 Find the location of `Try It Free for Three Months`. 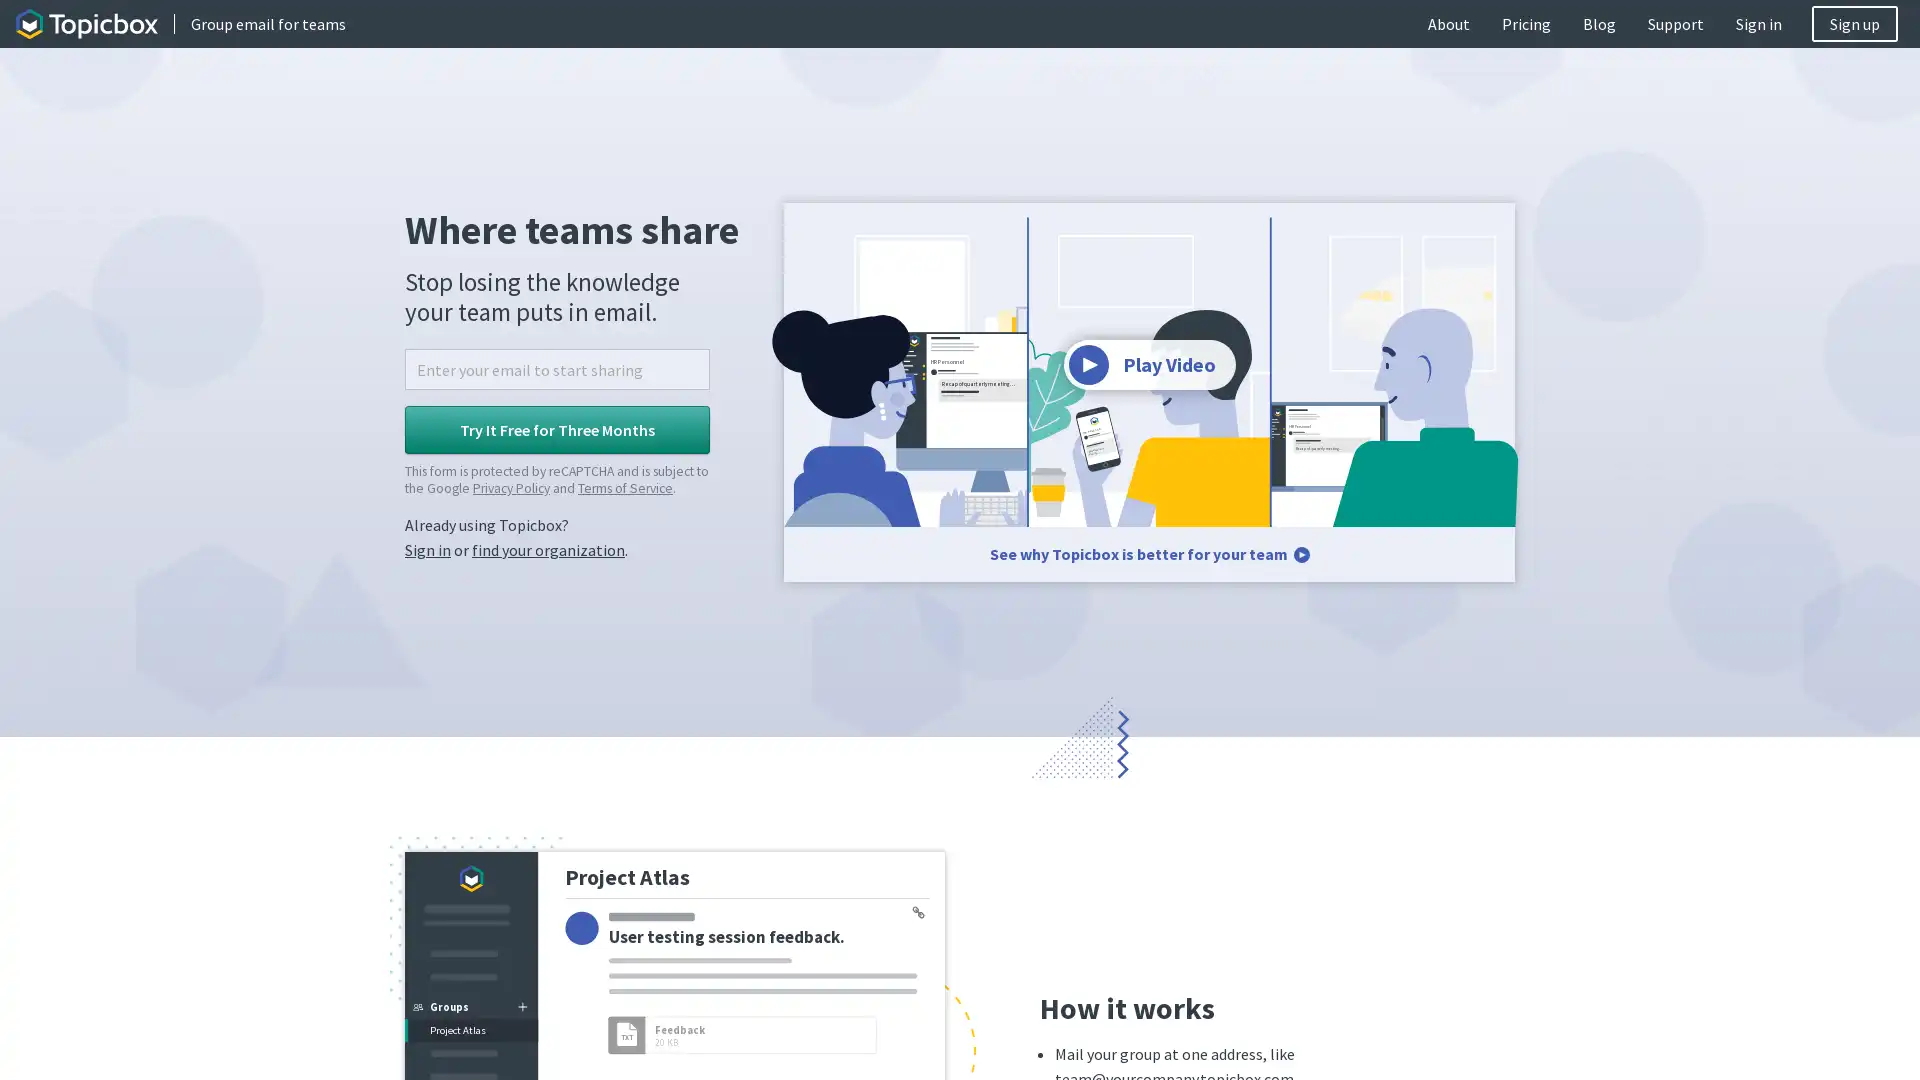

Try It Free for Three Months is located at coordinates (557, 428).